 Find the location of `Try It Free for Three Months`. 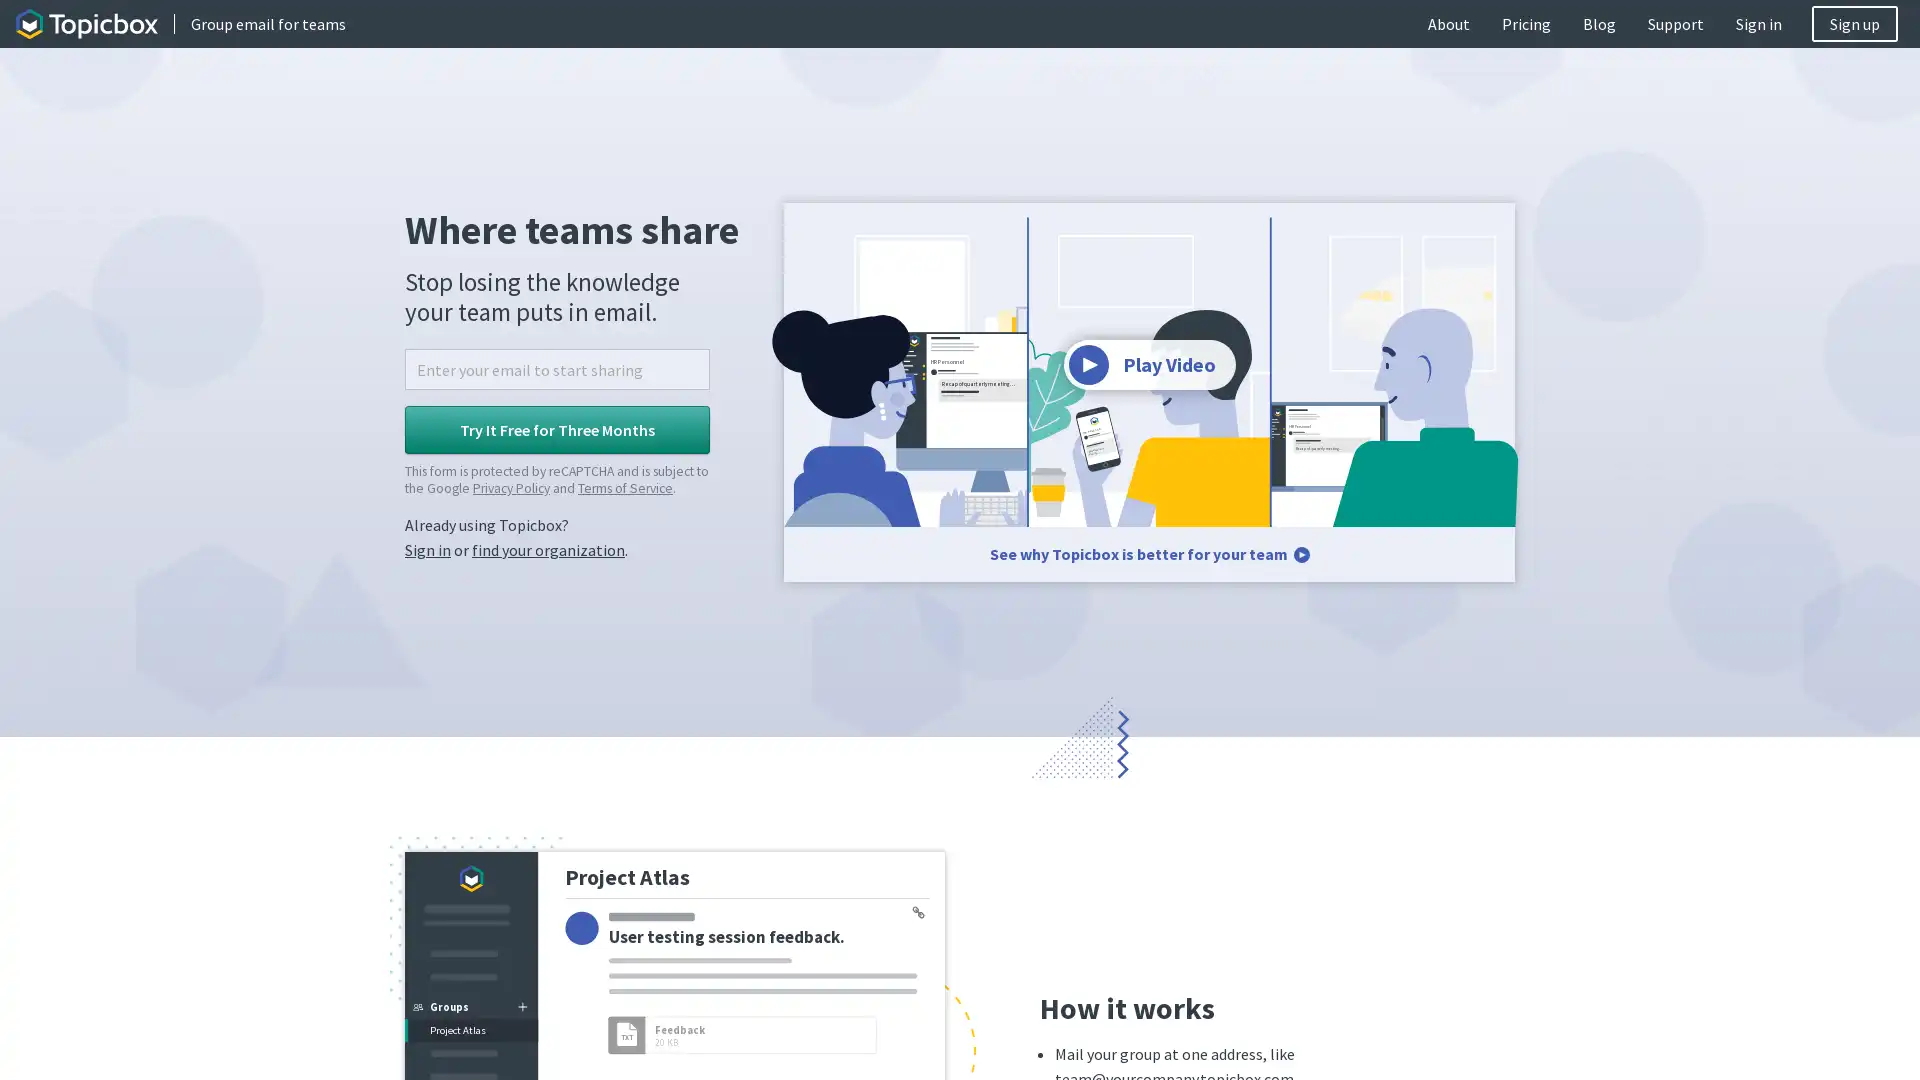

Try It Free for Three Months is located at coordinates (557, 428).